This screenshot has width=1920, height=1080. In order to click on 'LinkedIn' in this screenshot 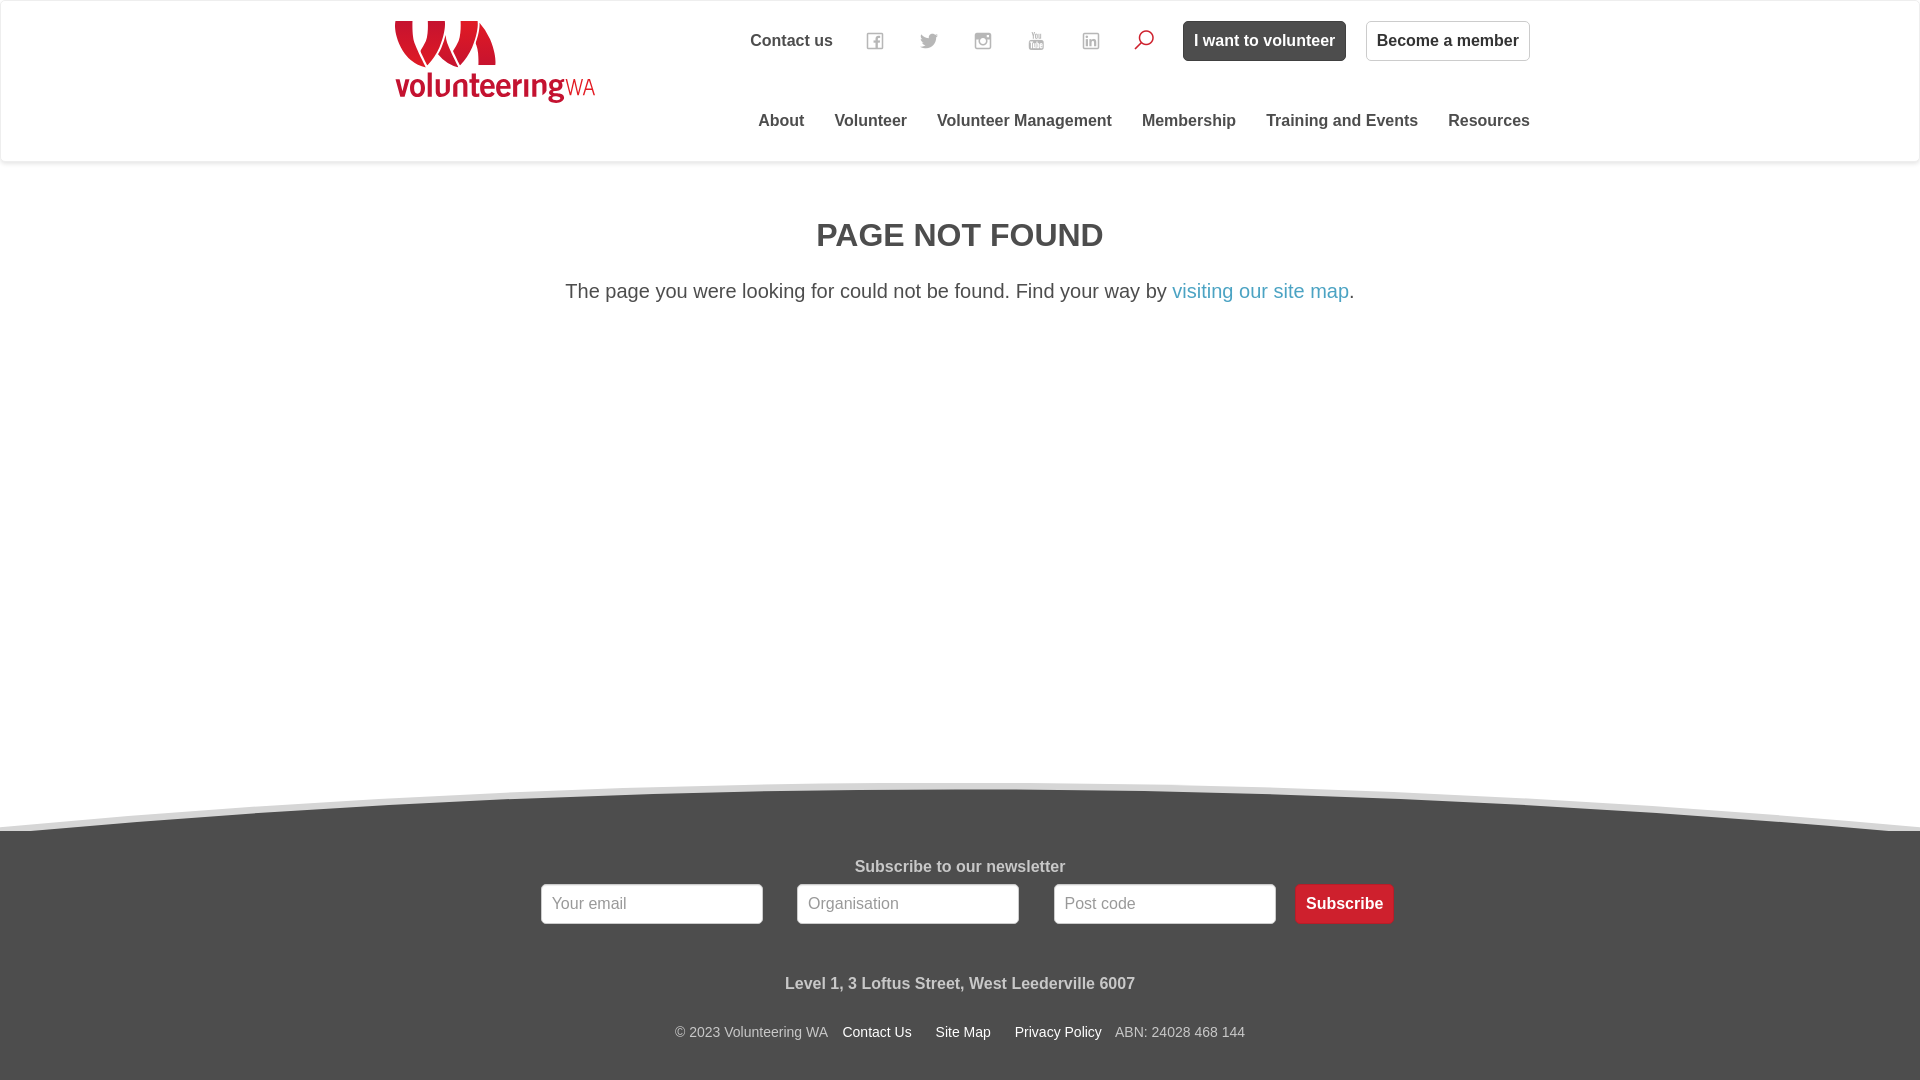, I will do `click(1089, 41)`.